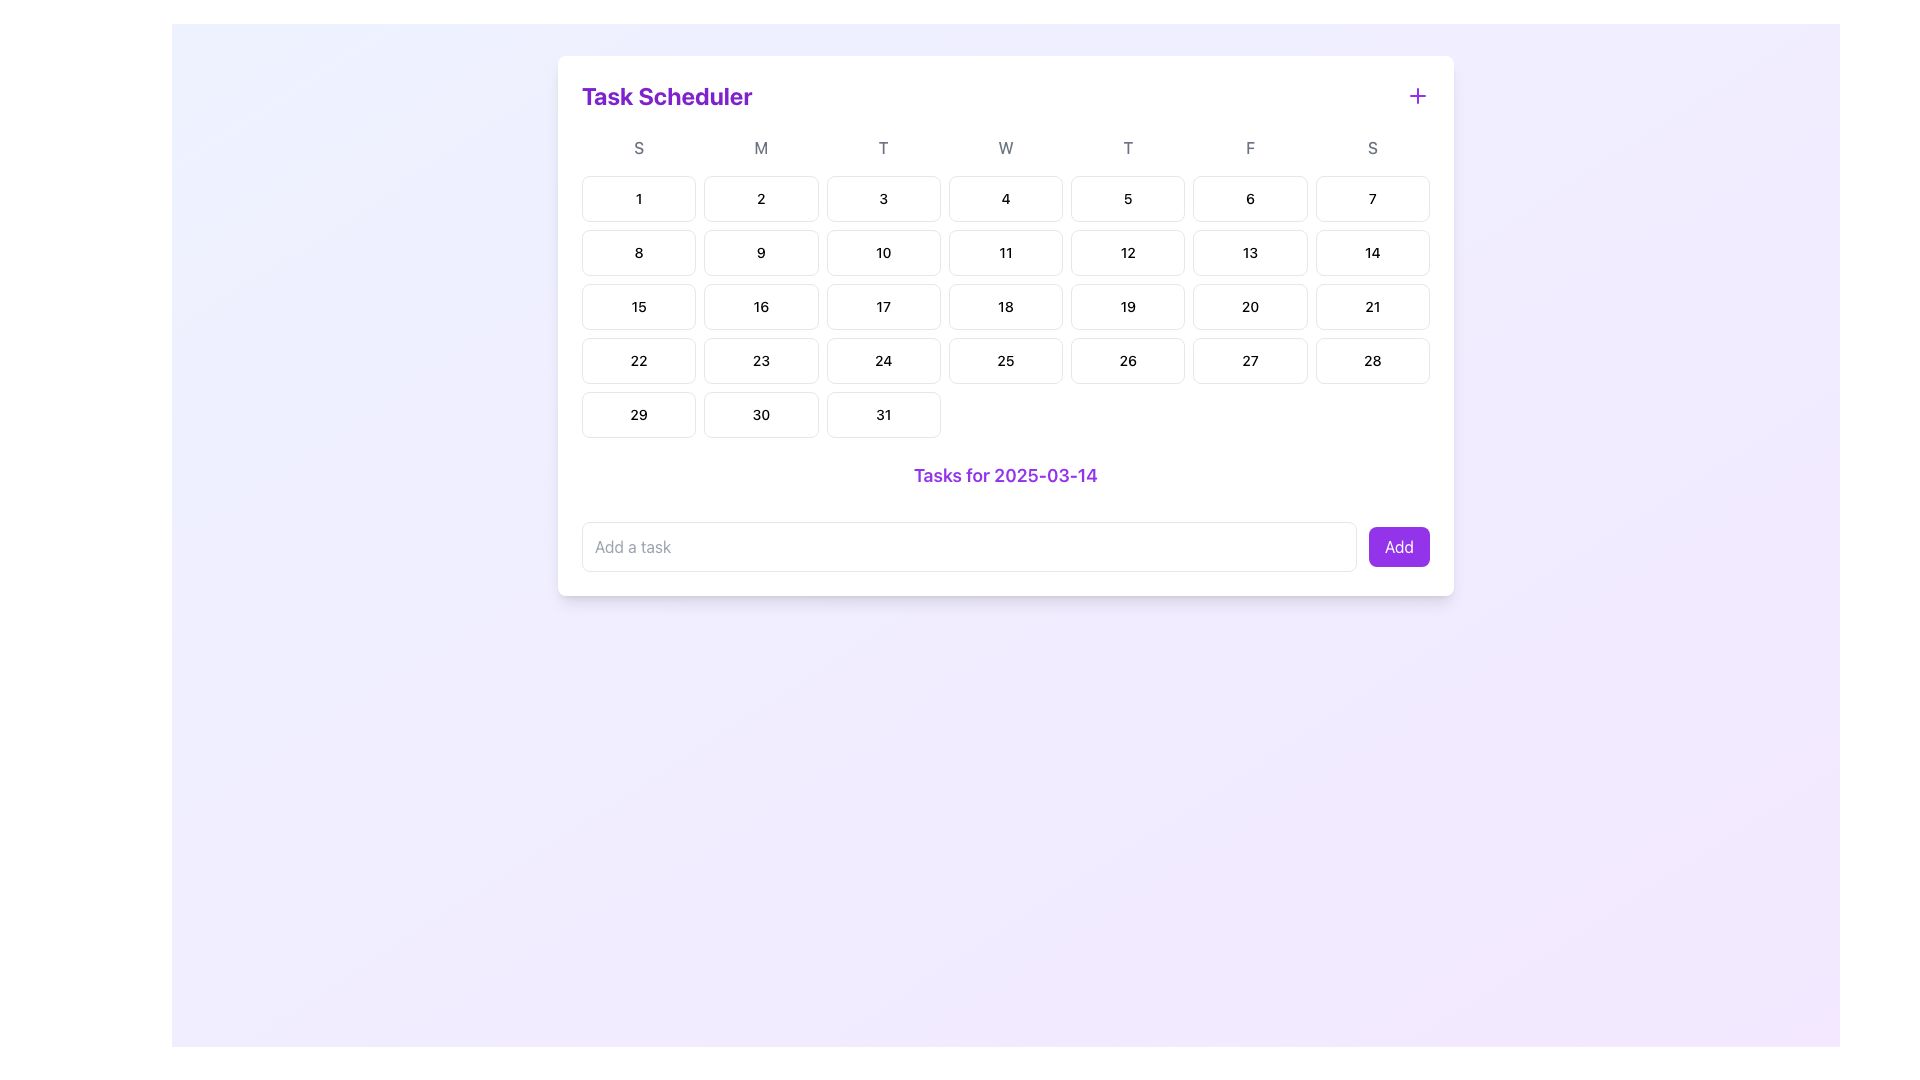 This screenshot has height=1080, width=1920. Describe the element at coordinates (760, 199) in the screenshot. I see `the calendar date button labeled '2', which is the second button in the first row of a 7-column grid` at that location.